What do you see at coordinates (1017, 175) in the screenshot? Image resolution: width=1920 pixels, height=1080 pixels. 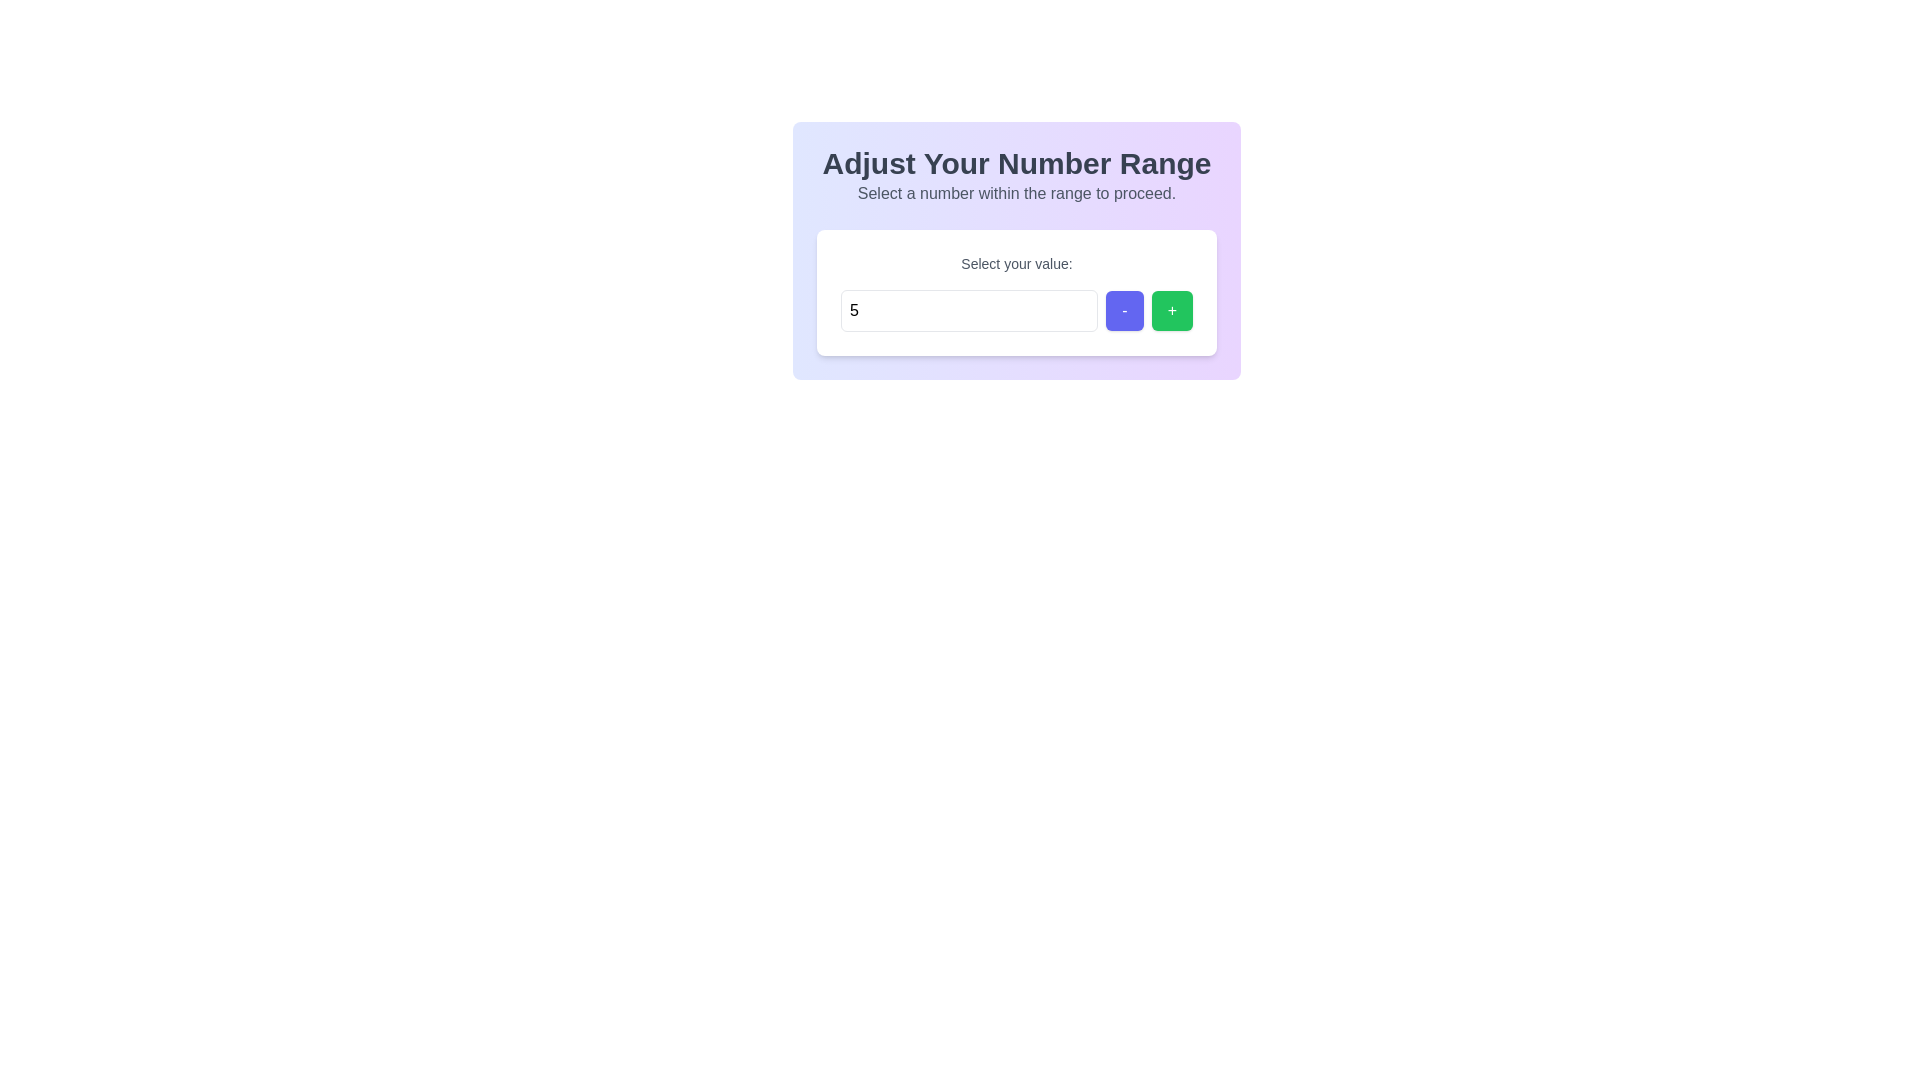 I see `the textual informational header that displays 'Adjust Your Number Range' and 'Select a number within the range to proceed.'` at bounding box center [1017, 175].